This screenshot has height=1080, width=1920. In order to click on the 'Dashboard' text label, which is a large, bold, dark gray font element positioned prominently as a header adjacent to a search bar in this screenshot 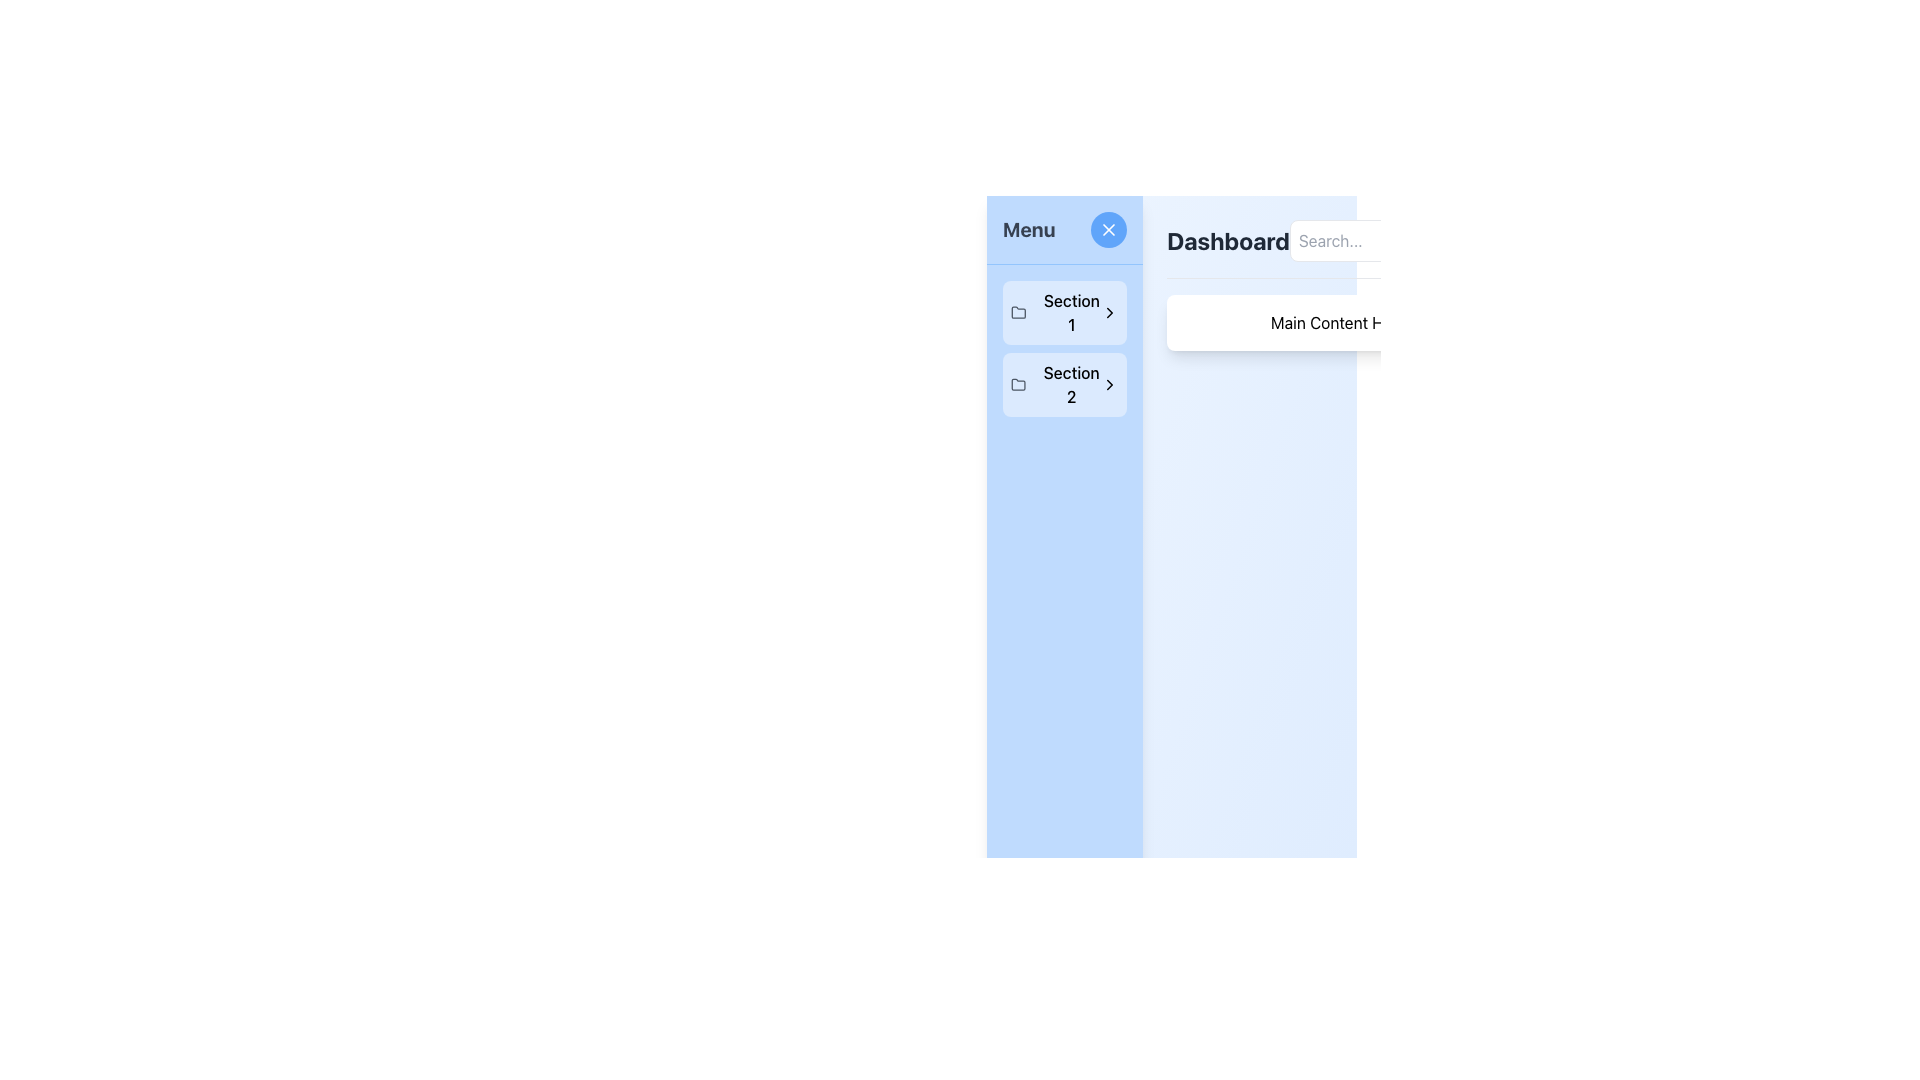, I will do `click(1227, 239)`.